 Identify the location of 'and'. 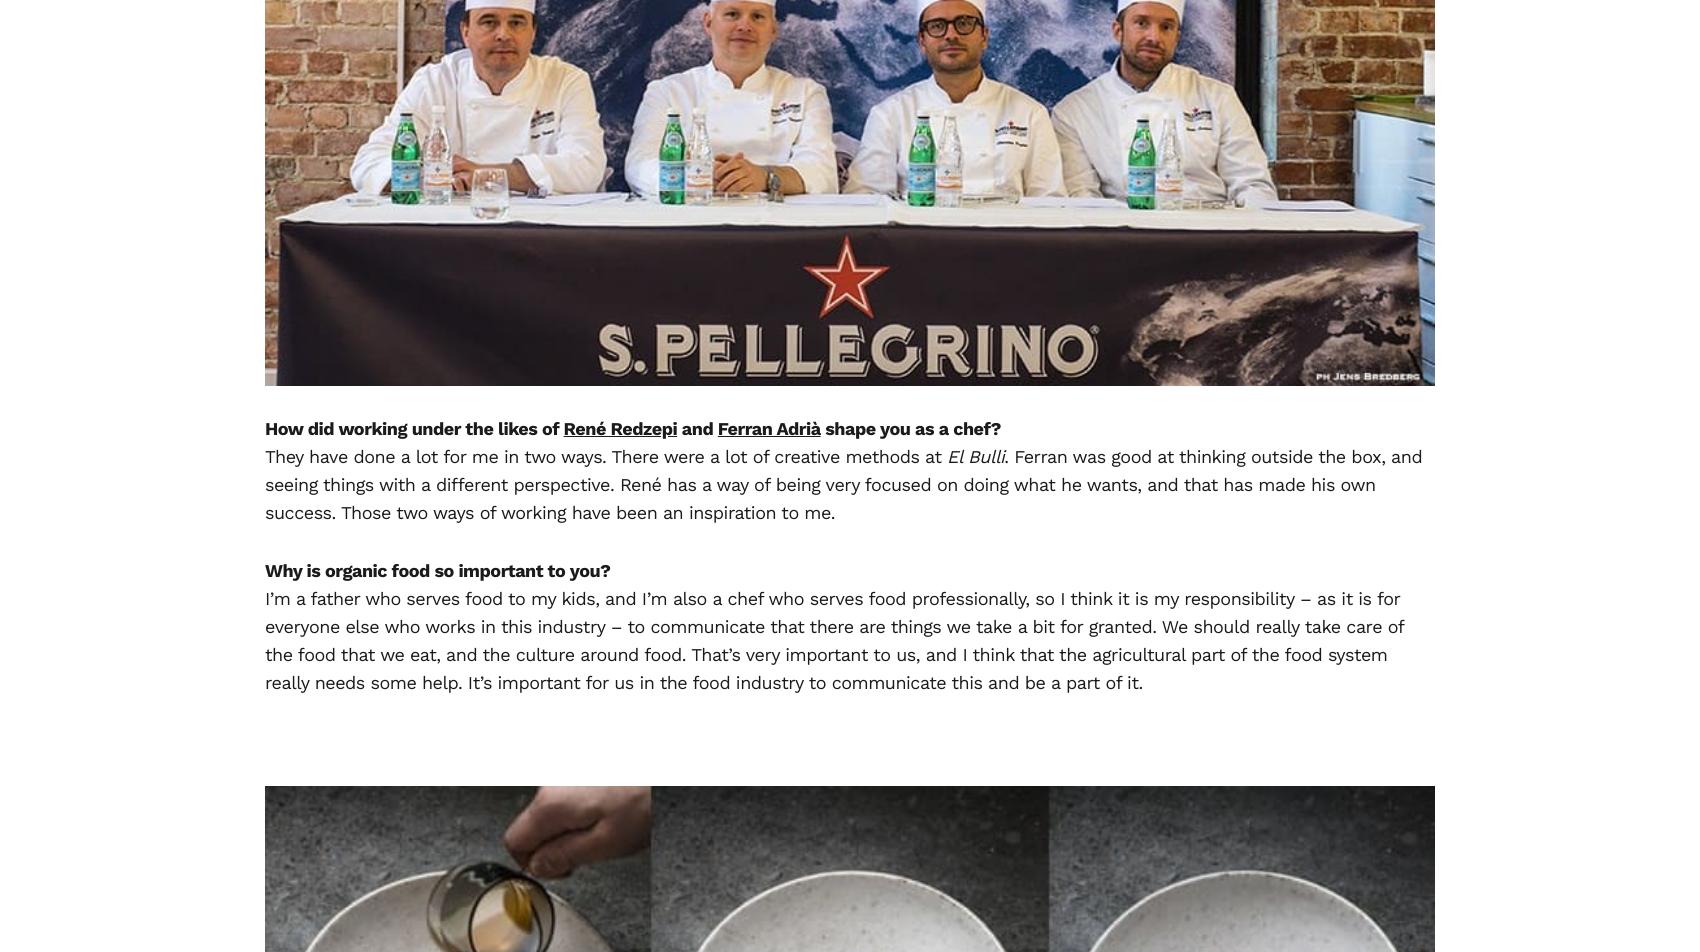
(697, 428).